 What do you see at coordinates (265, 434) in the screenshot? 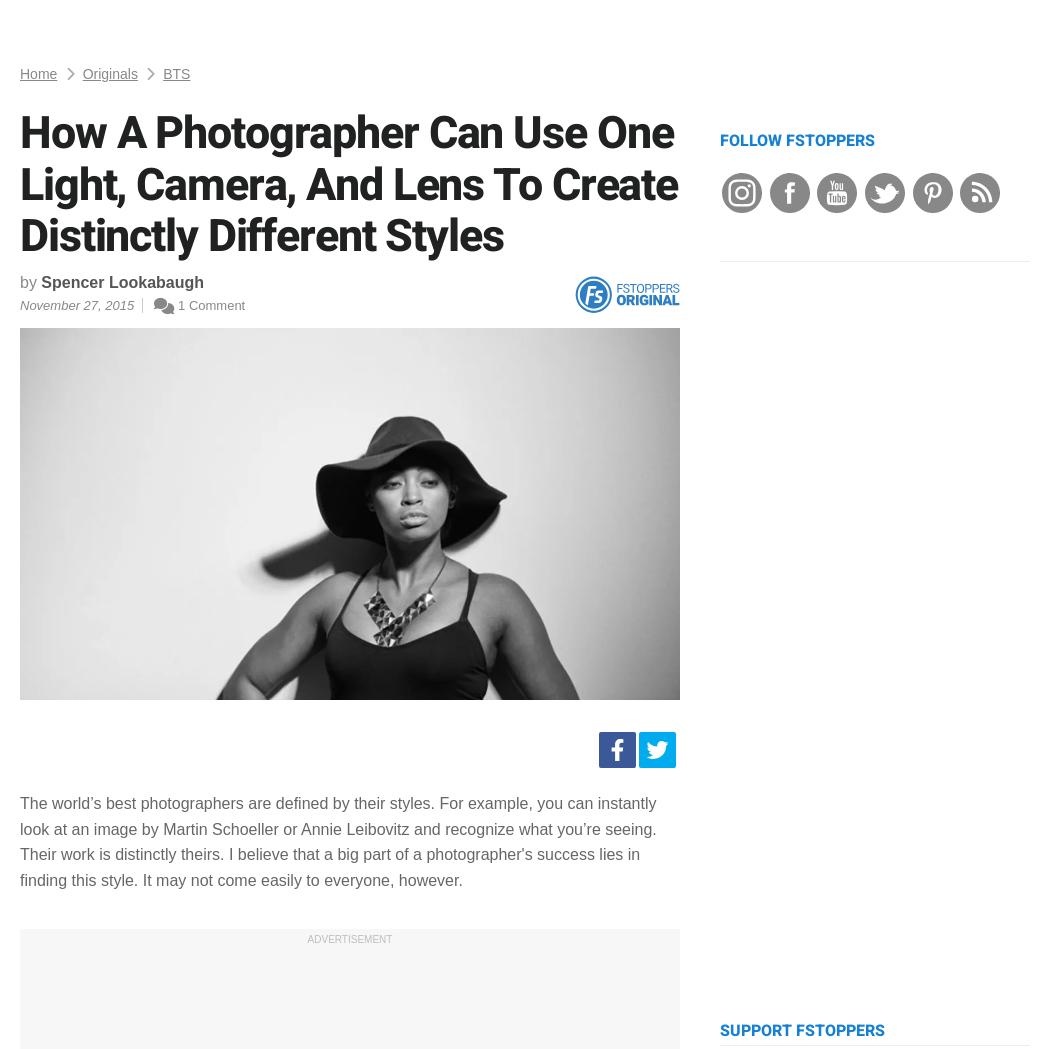
I see `'About Spencer Lookabaugh'` at bounding box center [265, 434].